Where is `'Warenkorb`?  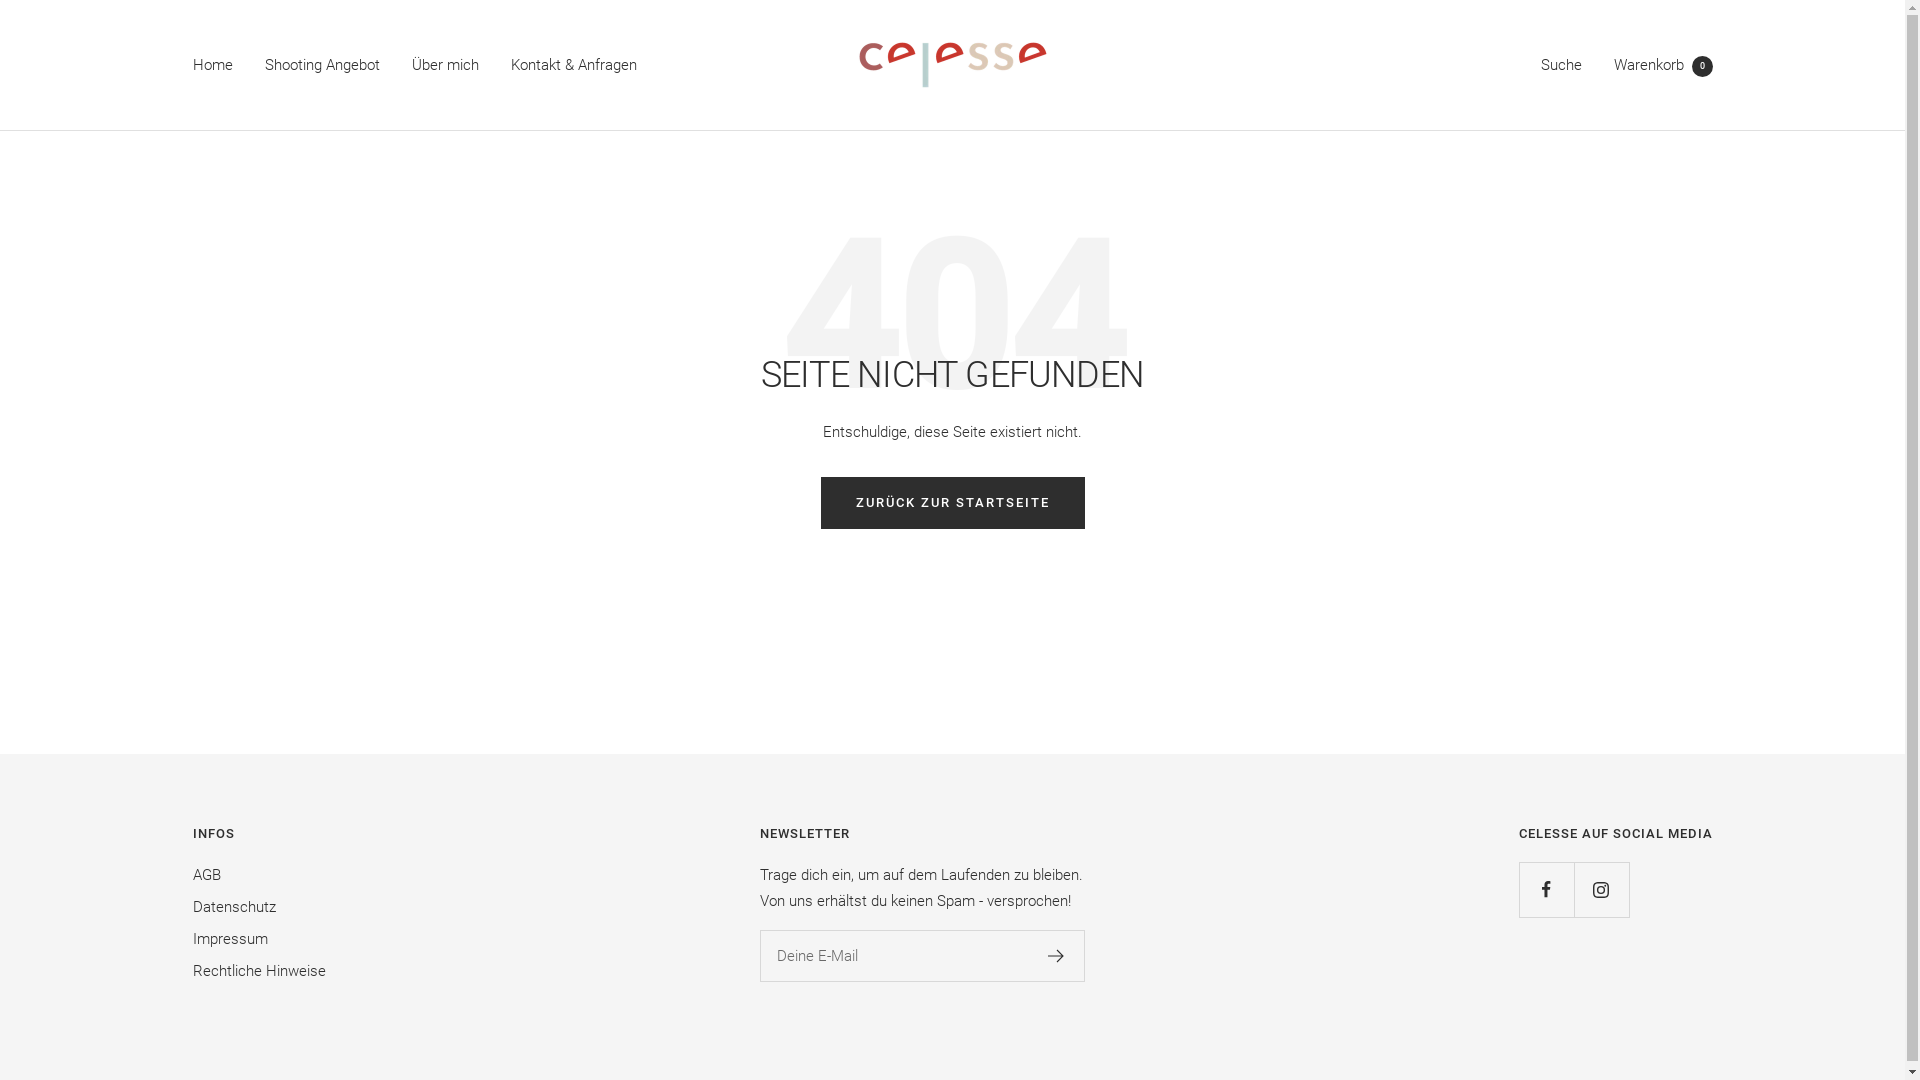 'Warenkorb is located at coordinates (1663, 64).